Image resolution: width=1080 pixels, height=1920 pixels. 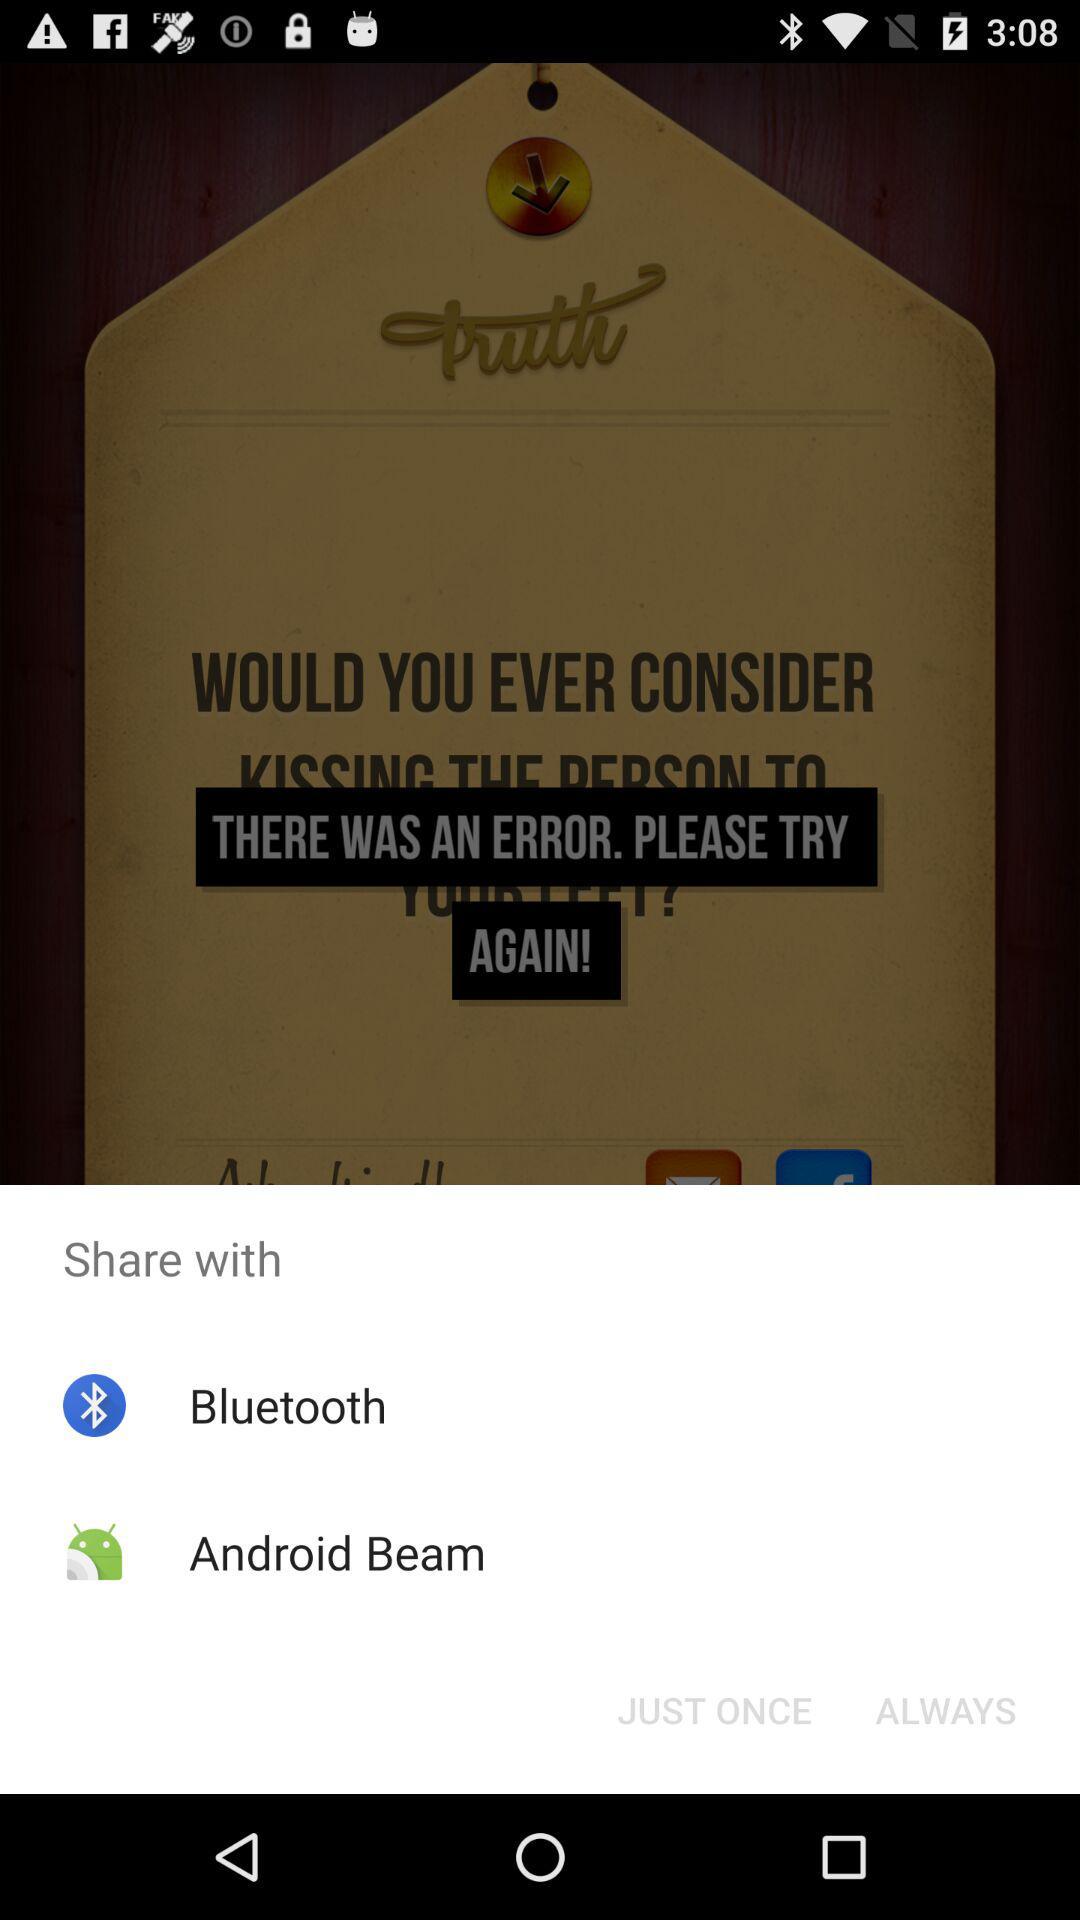 What do you see at coordinates (336, 1551) in the screenshot?
I see `android beam app` at bounding box center [336, 1551].